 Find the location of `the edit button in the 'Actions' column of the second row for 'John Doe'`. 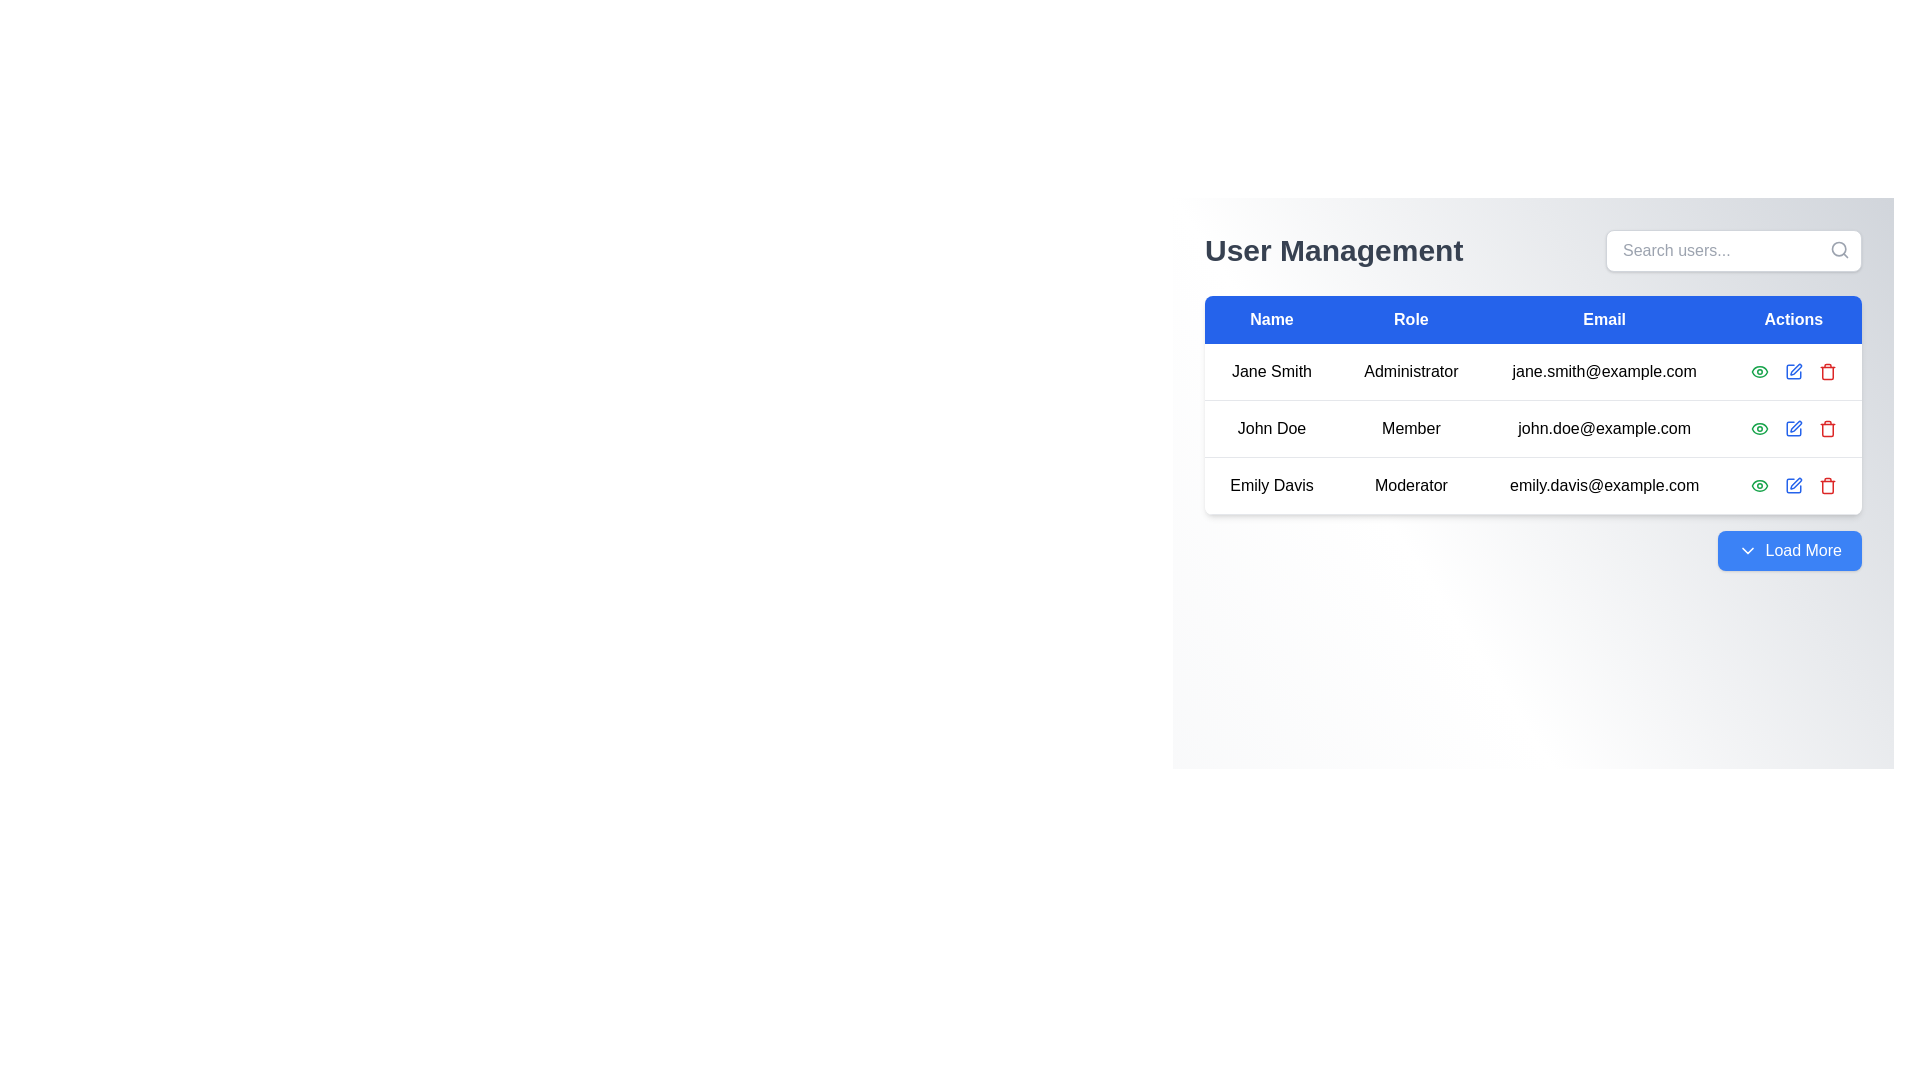

the edit button in the 'Actions' column of the second row for 'John Doe' is located at coordinates (1793, 427).